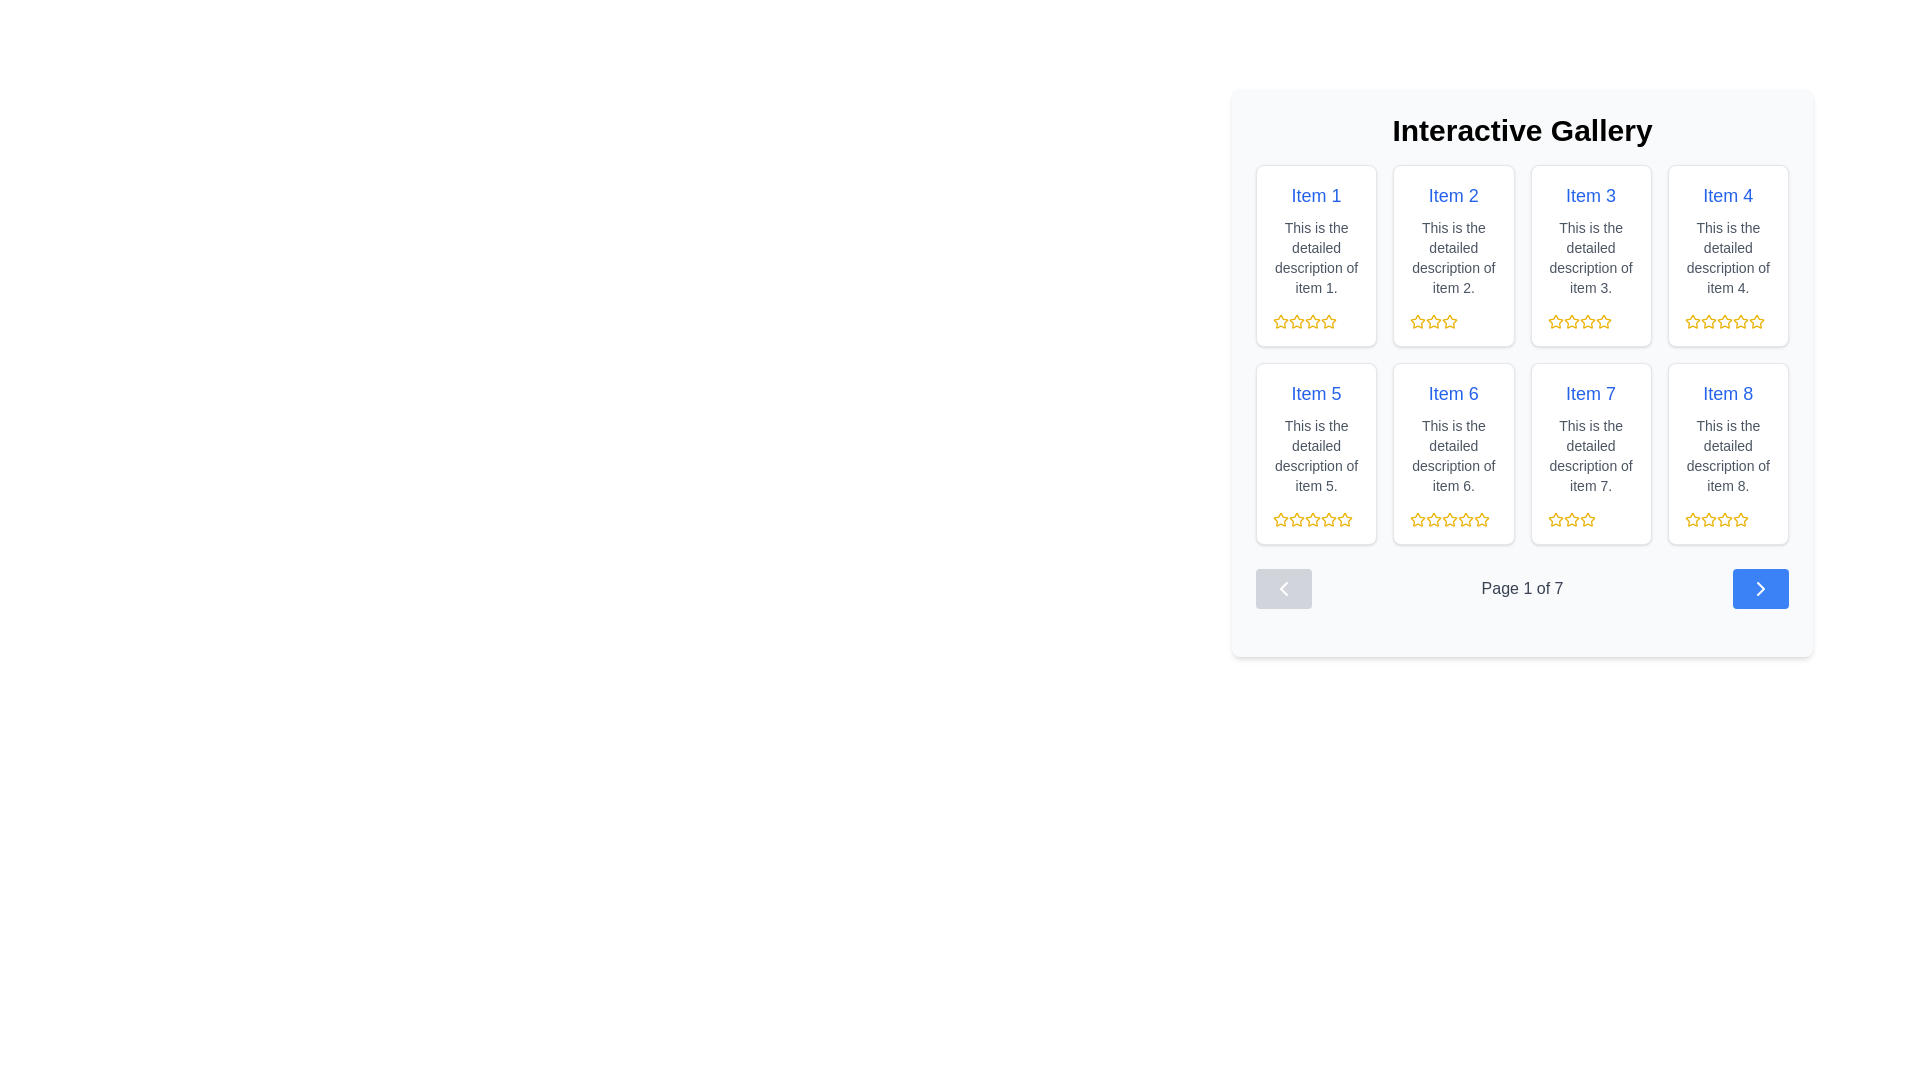  I want to click on the 'Item 8' card in the bottom-right corner of the grid layout, so click(1727, 454).